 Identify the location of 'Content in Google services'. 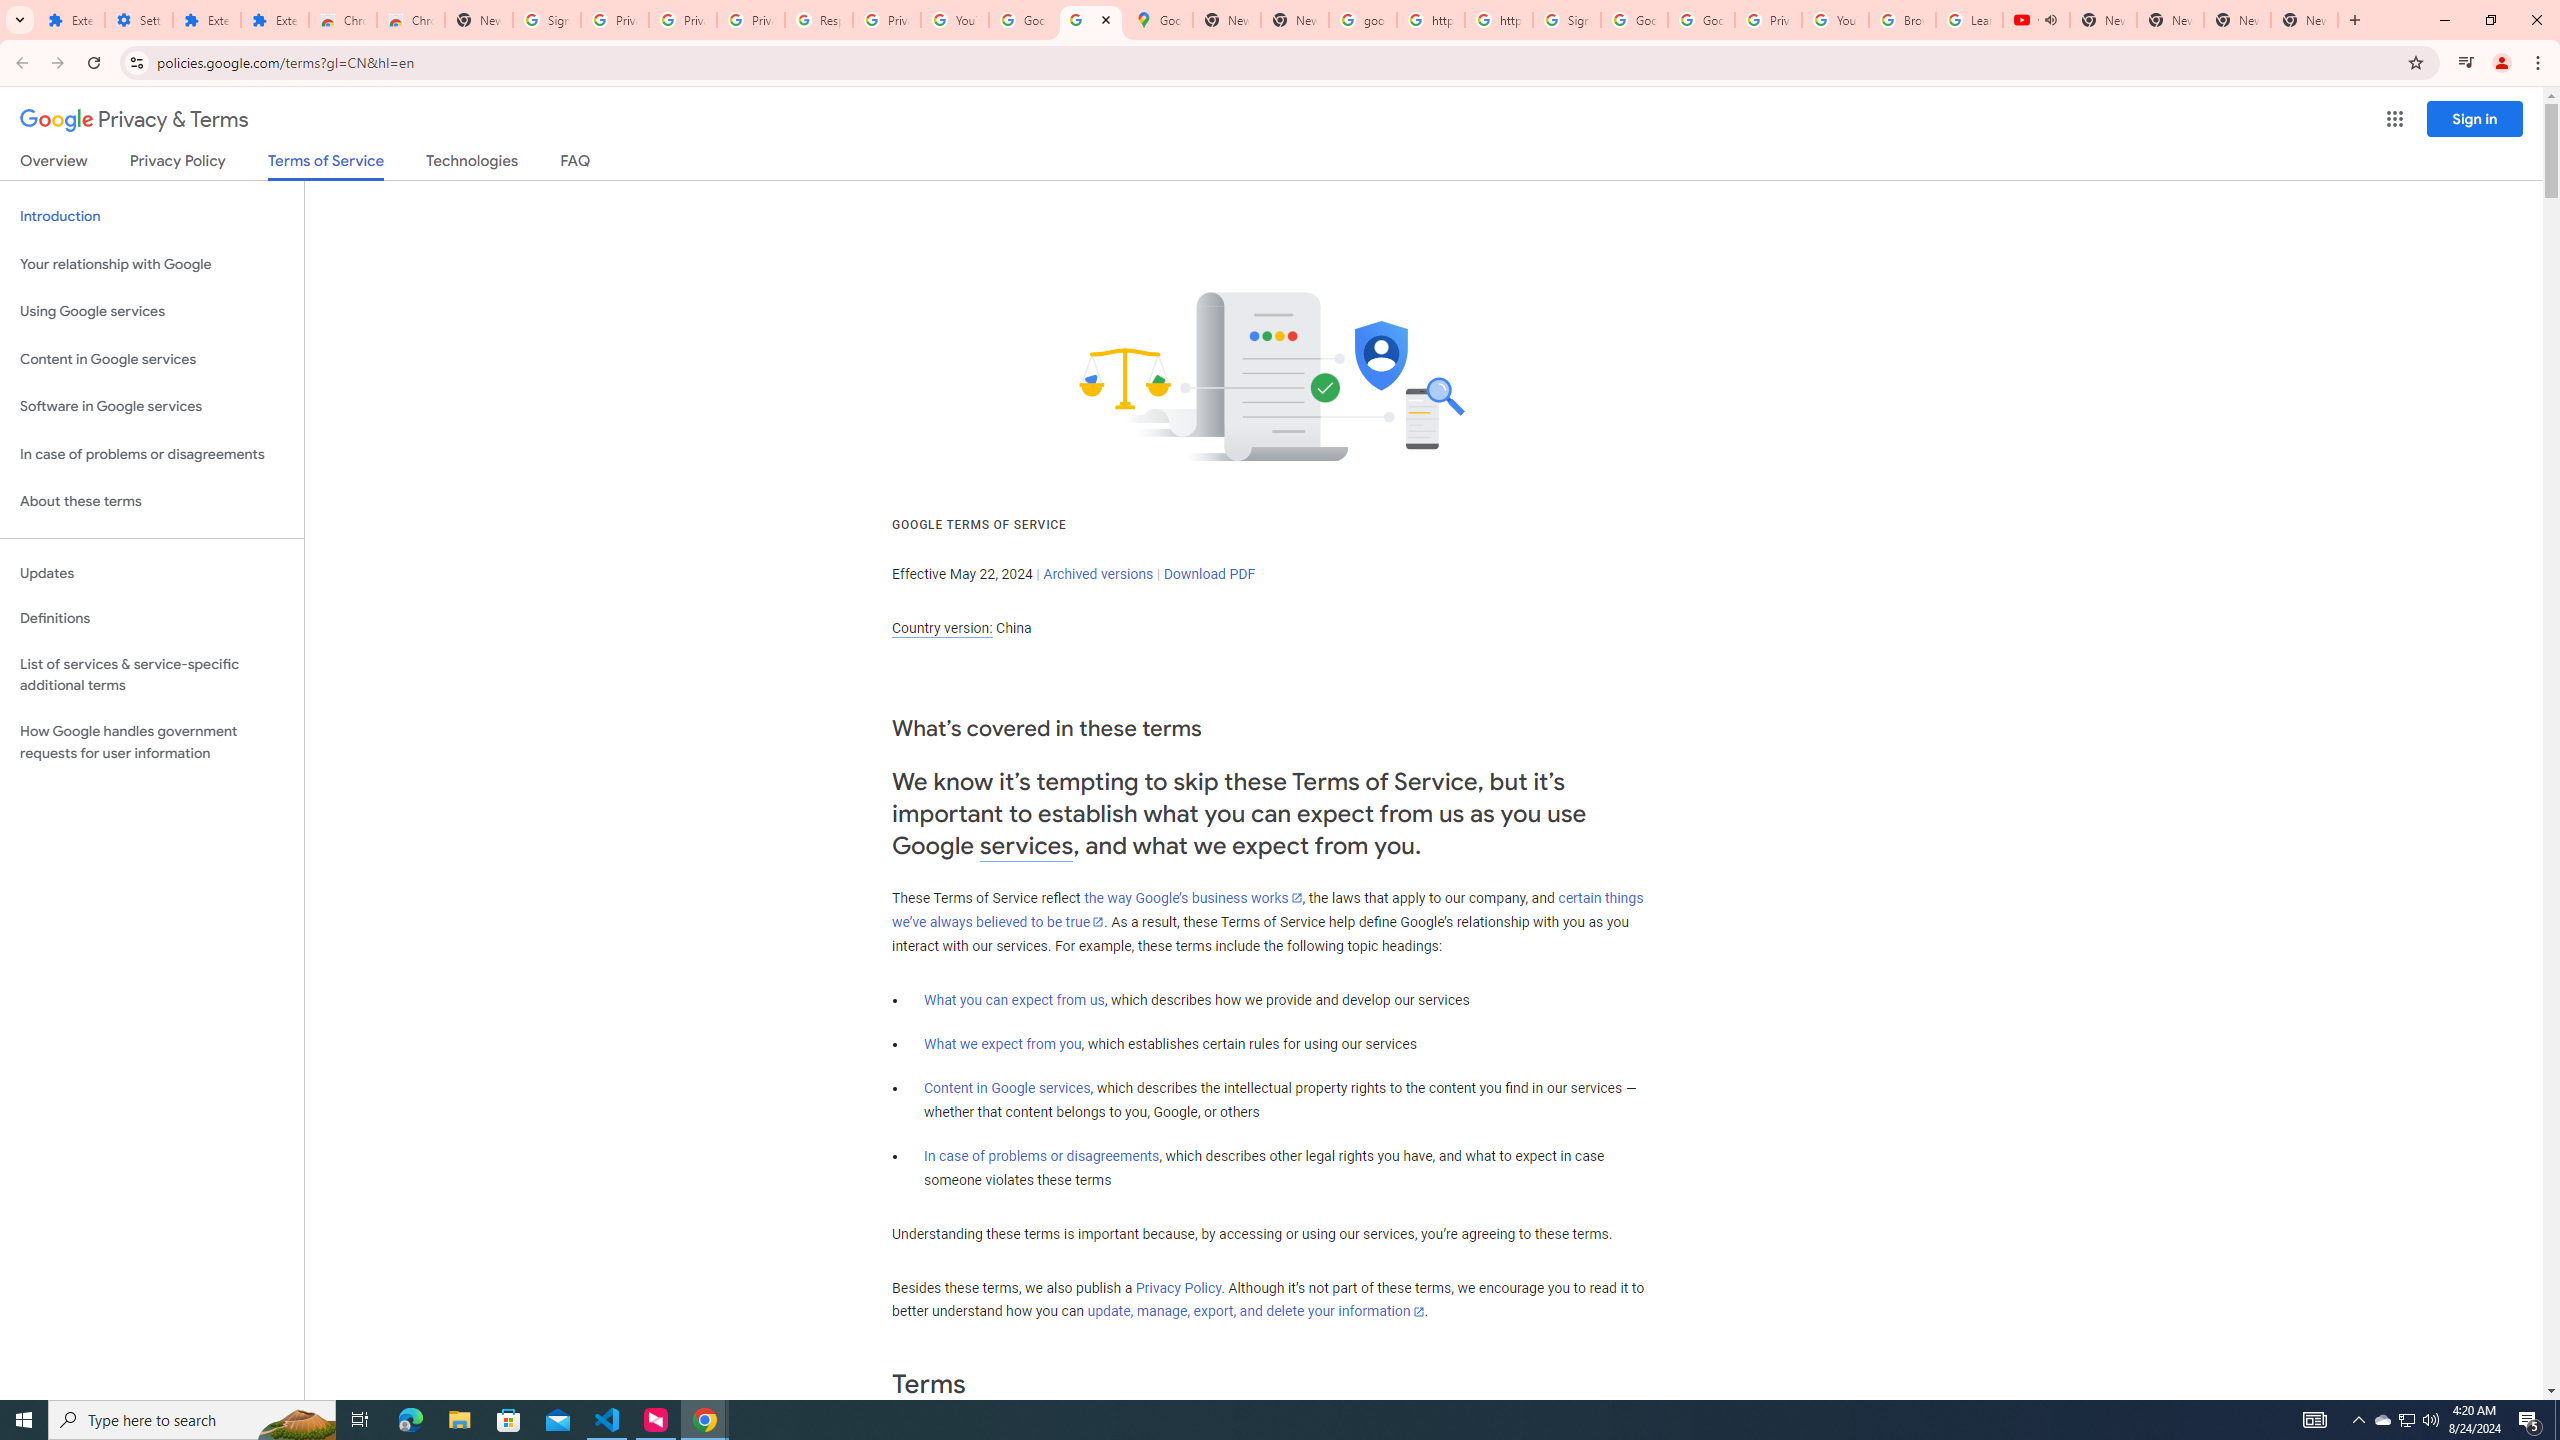
(1006, 1087).